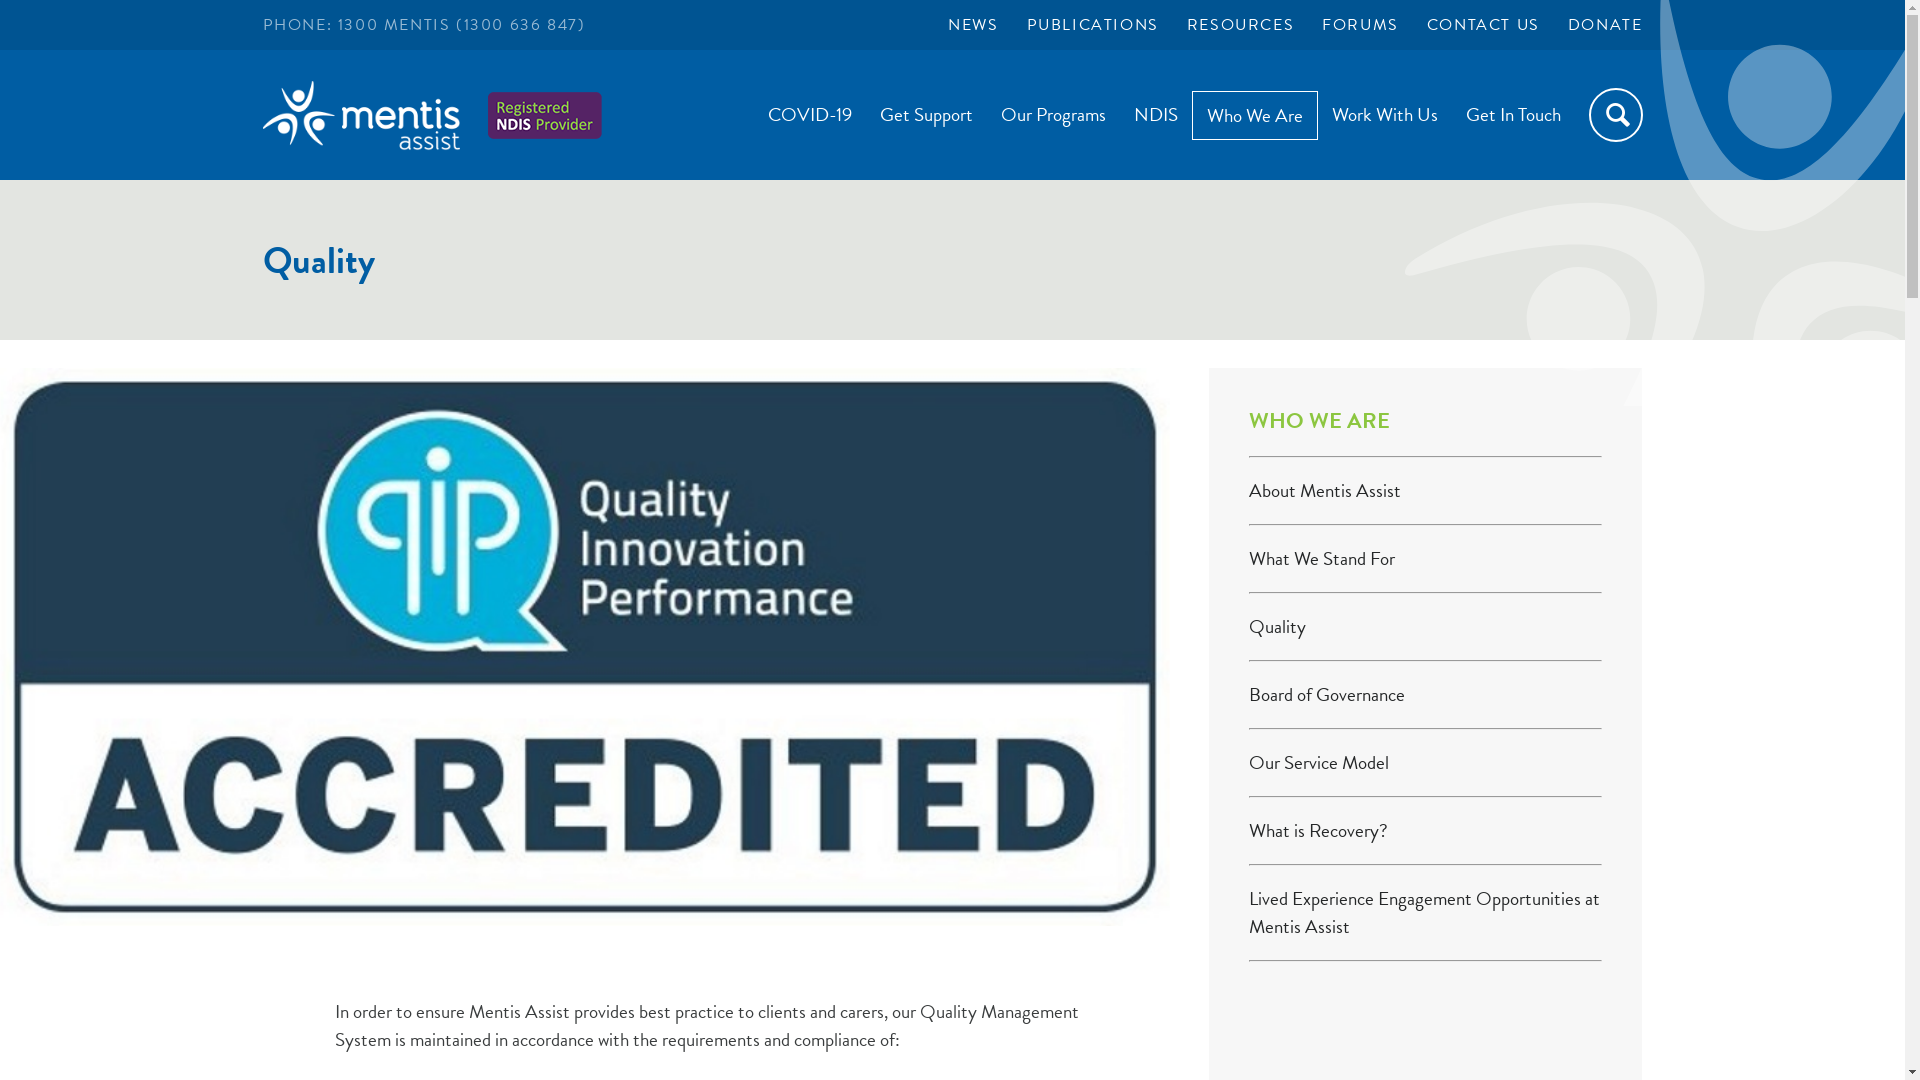 The width and height of the screenshot is (1920, 1080). What do you see at coordinates (545, 115) in the screenshot?
I see `'Registered NDIS Provider'` at bounding box center [545, 115].